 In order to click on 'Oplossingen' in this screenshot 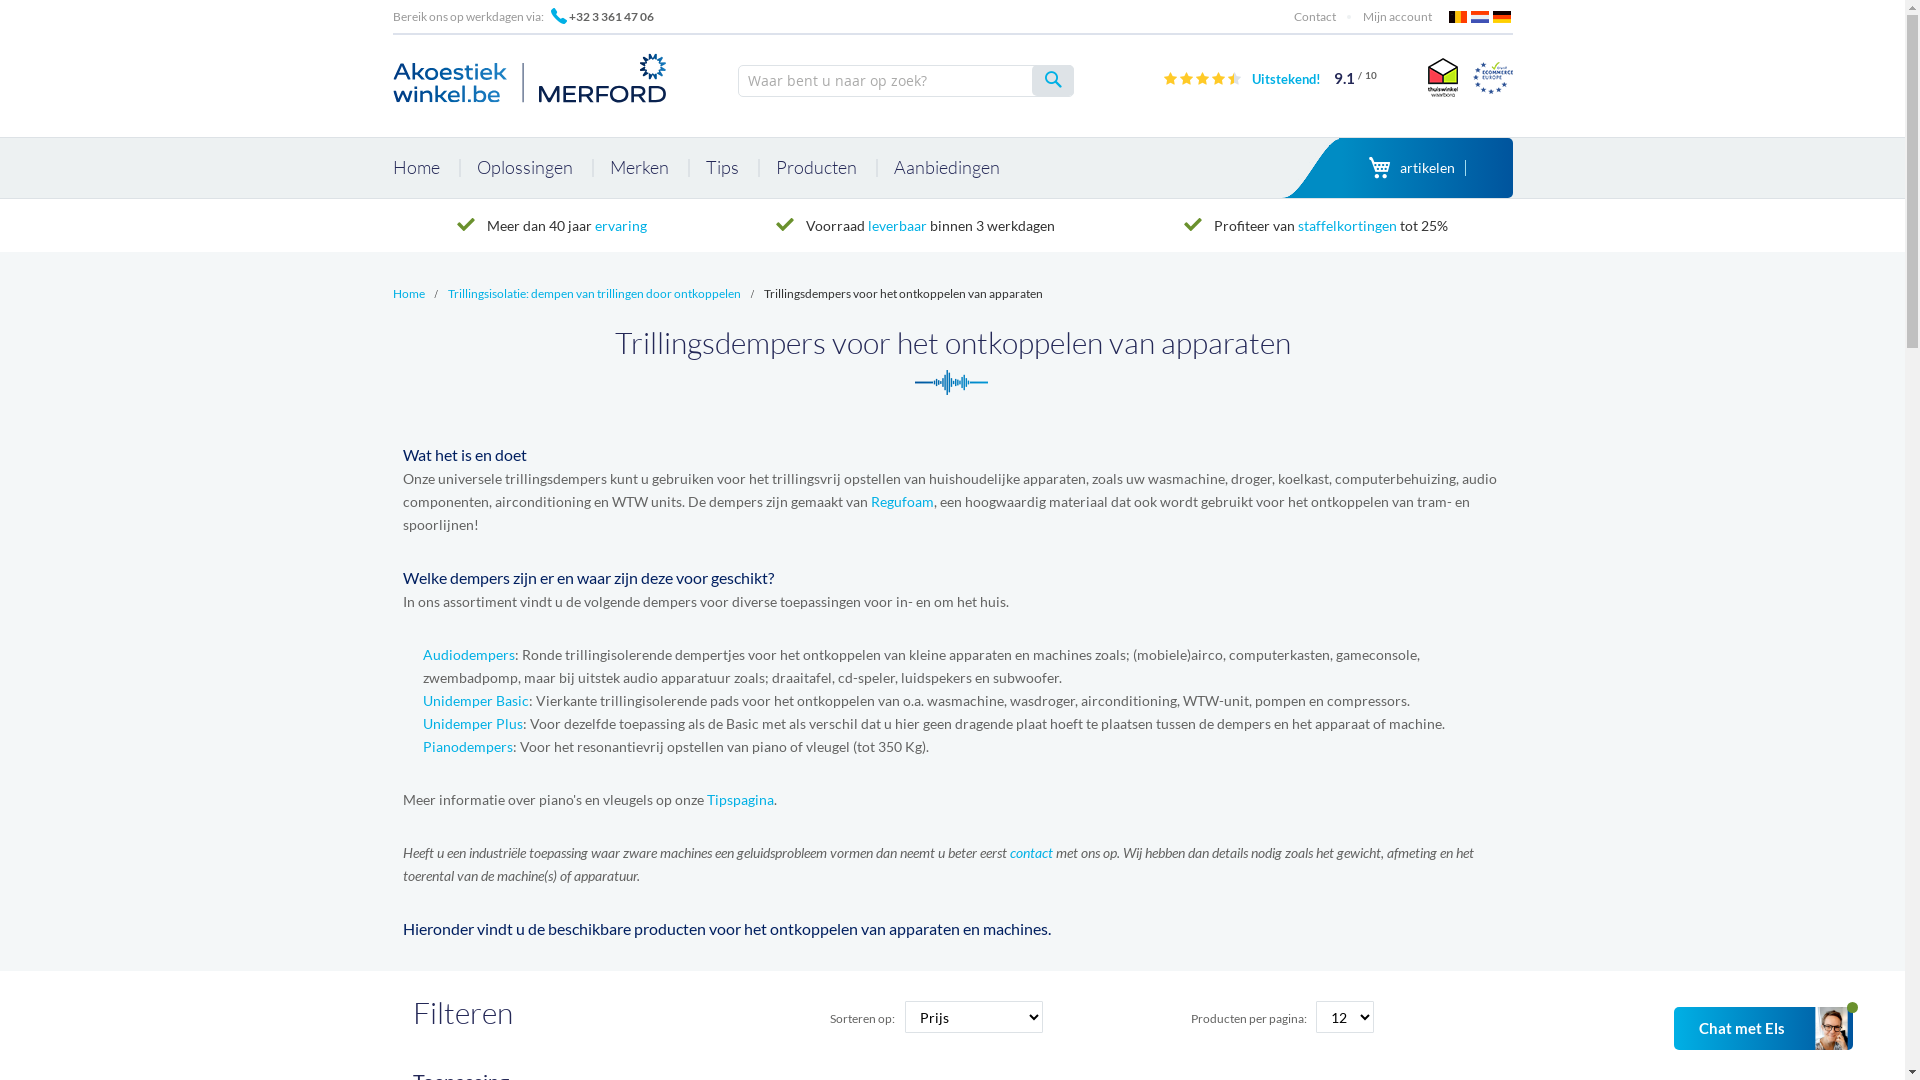, I will do `click(459, 167)`.